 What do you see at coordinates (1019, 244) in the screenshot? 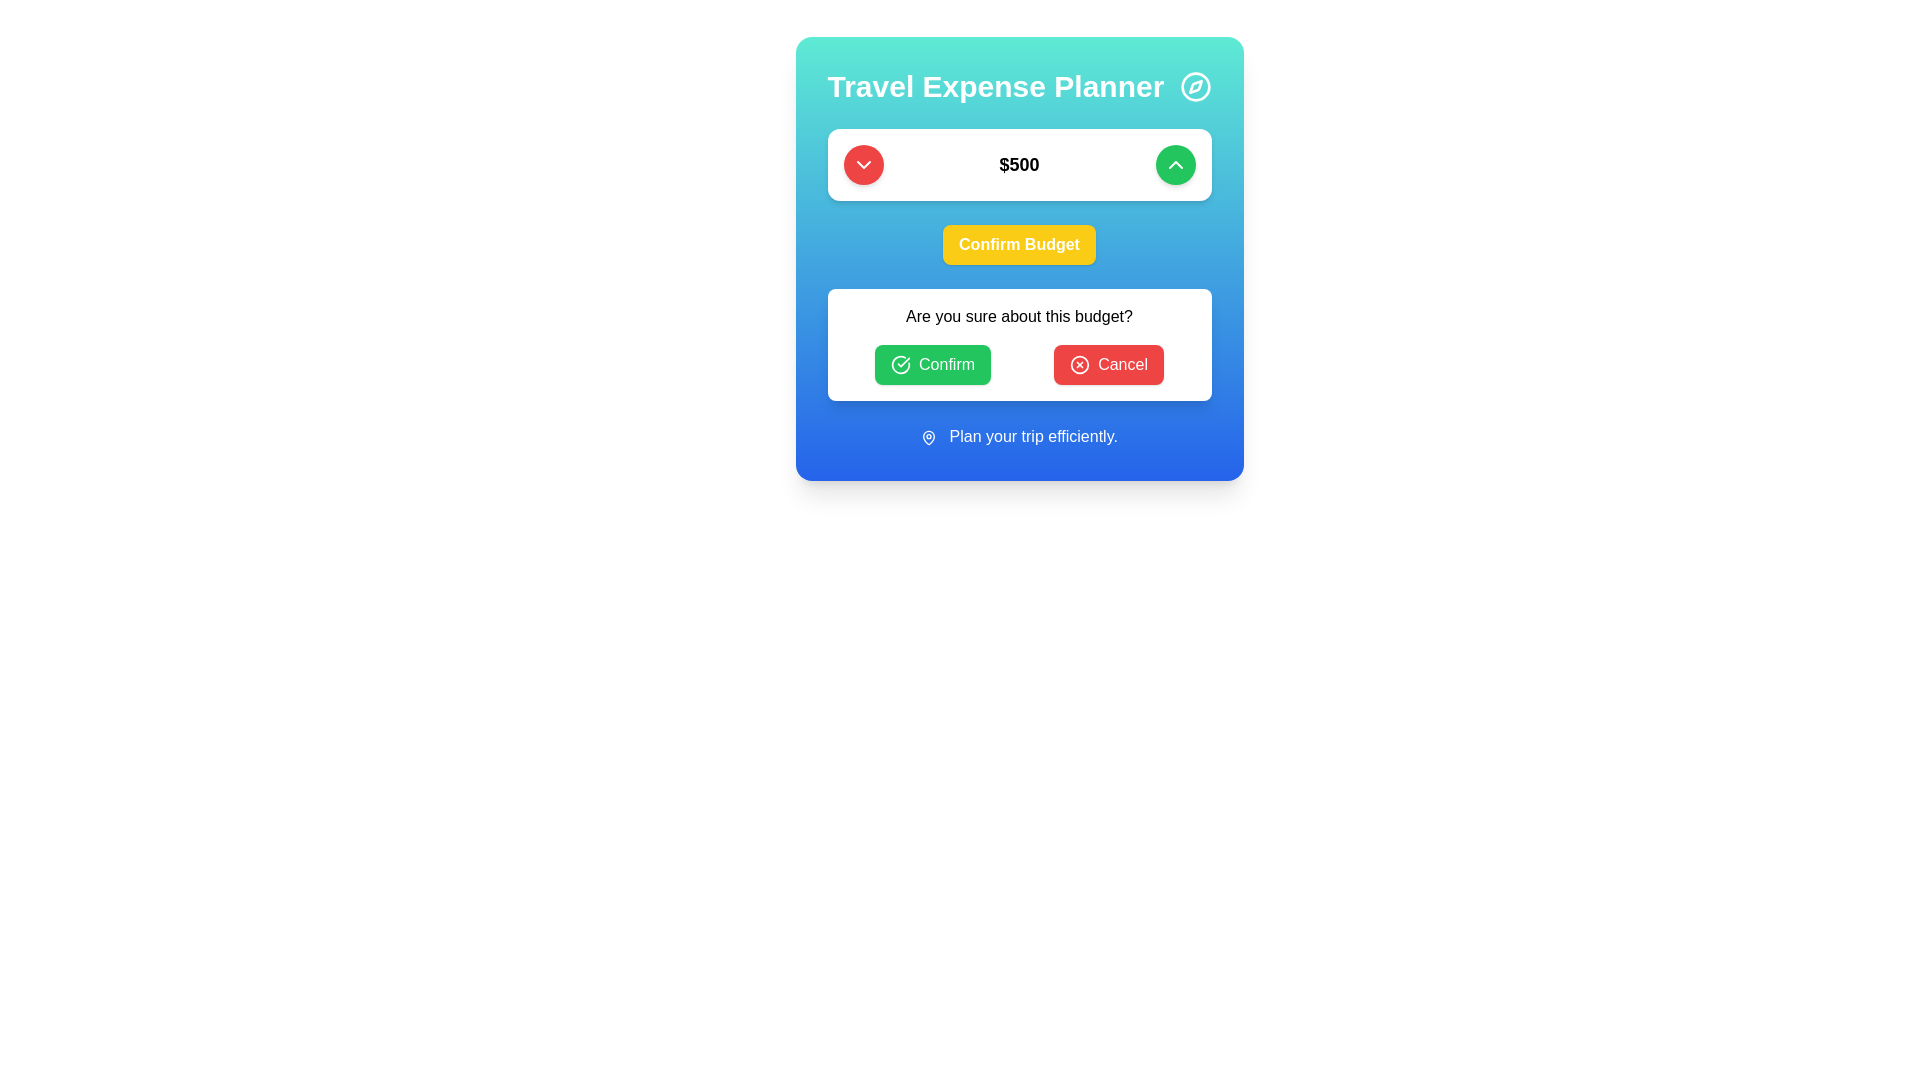
I see `the 'Confirm Budget' button, which is a rectangular button with a yellow background and rounded corners, located centrally within the white card interface` at bounding box center [1019, 244].